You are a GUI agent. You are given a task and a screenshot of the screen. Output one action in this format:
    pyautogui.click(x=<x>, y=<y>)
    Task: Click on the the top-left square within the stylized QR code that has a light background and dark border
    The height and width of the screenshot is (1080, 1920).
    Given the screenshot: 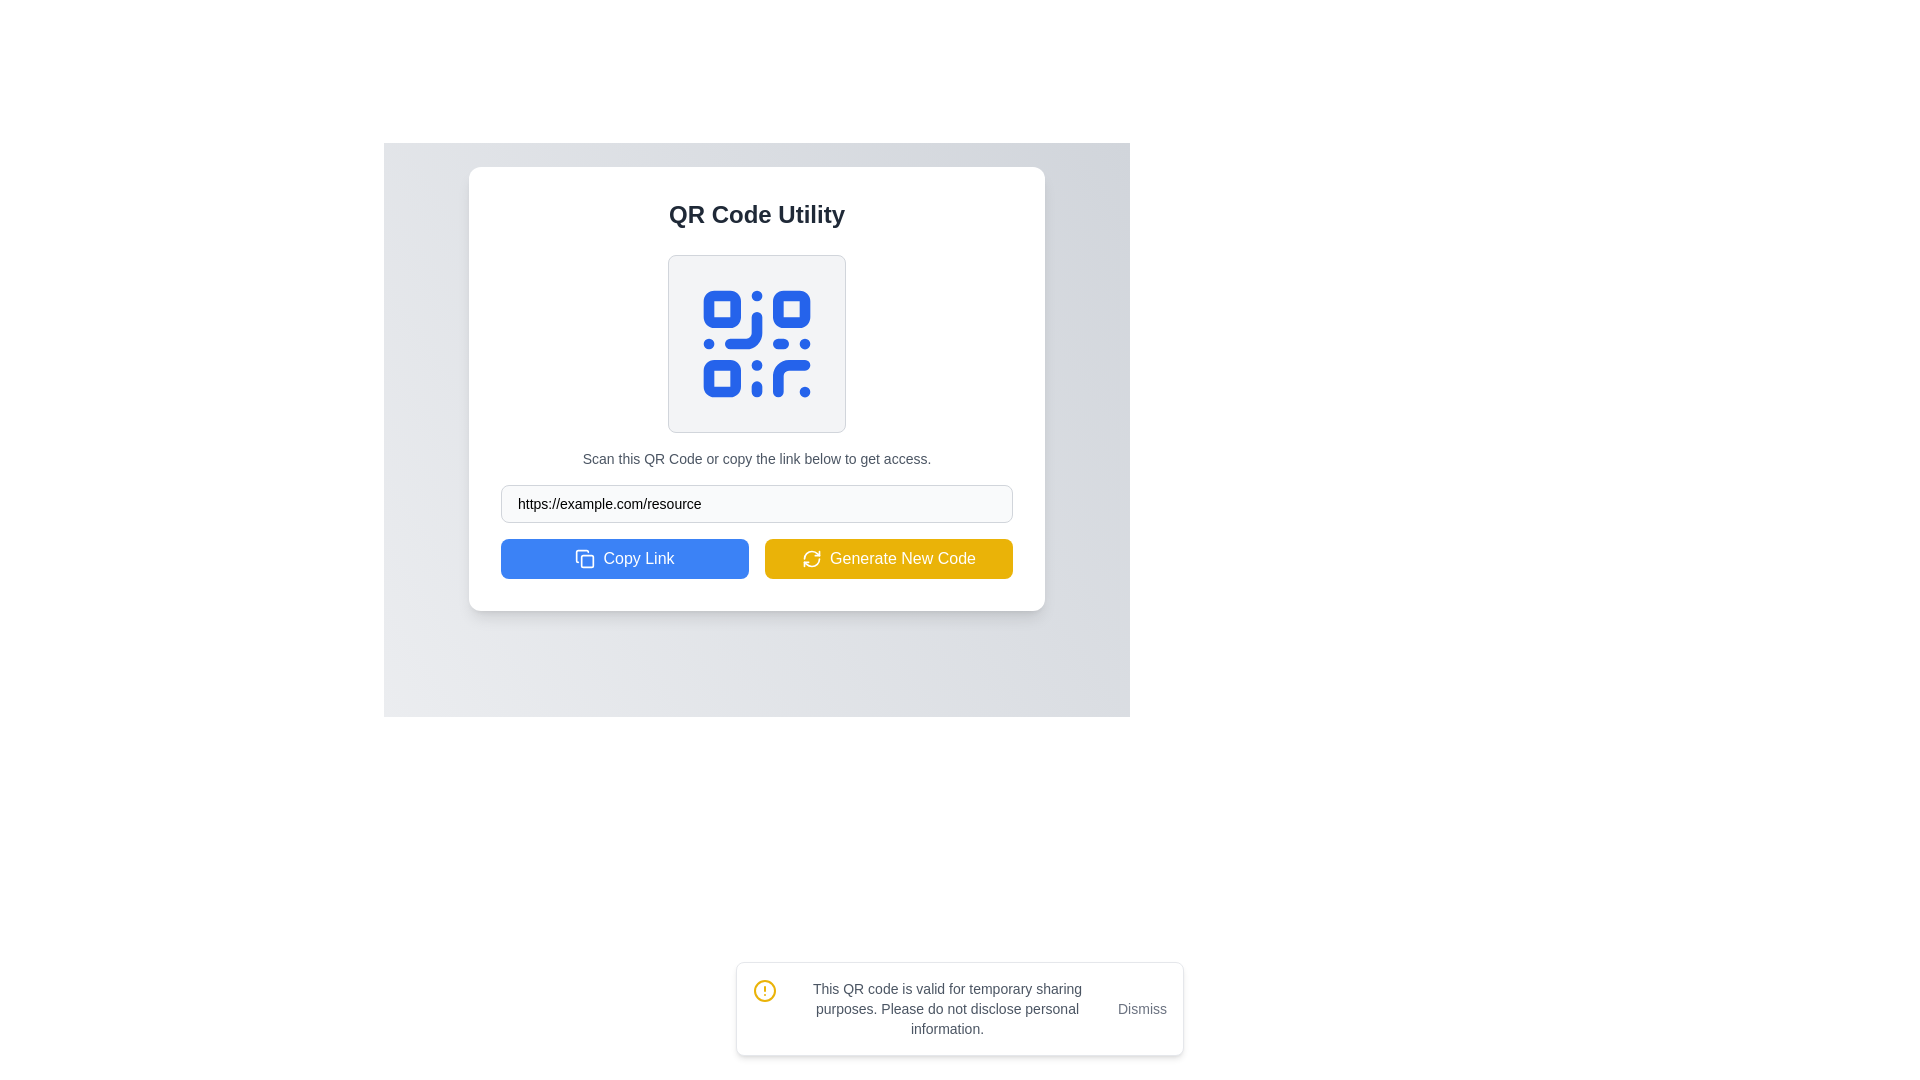 What is the action you would take?
    pyautogui.click(x=721, y=309)
    